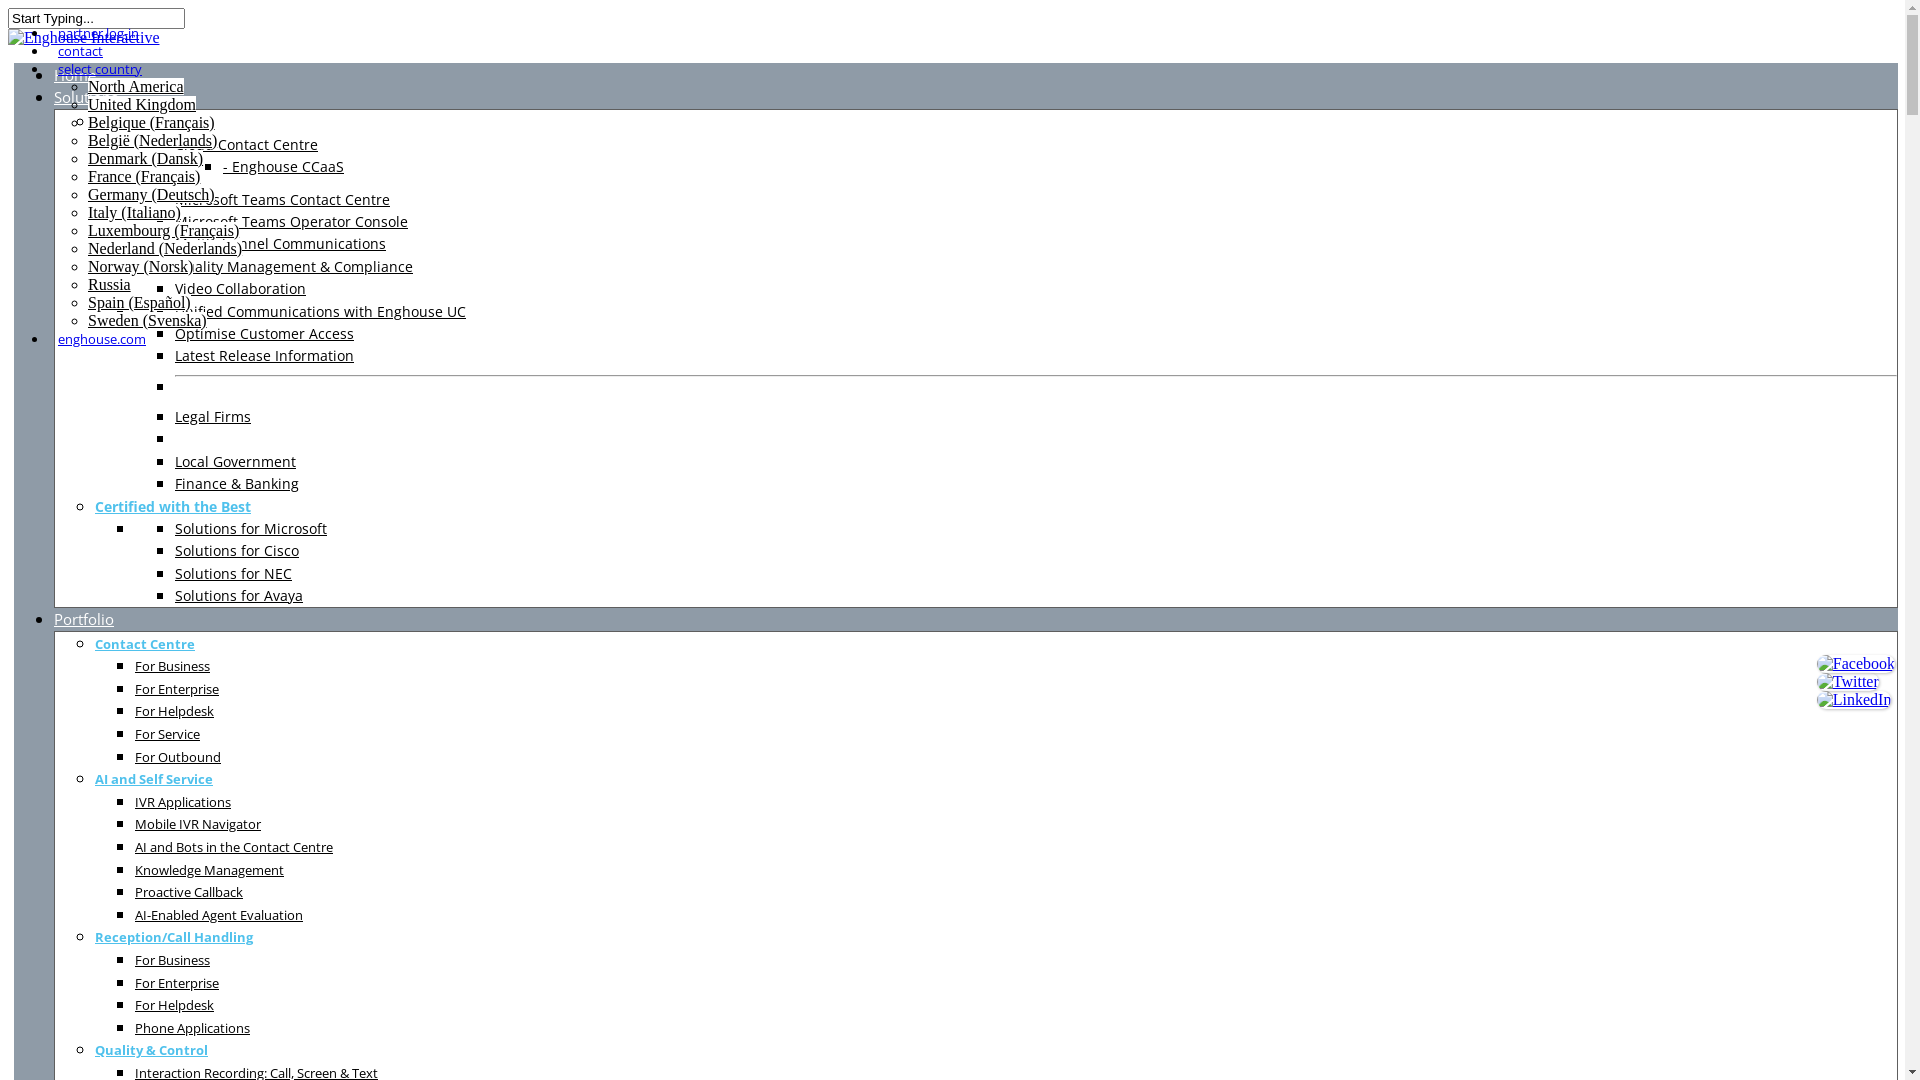 Image resolution: width=1920 pixels, height=1080 pixels. Describe the element at coordinates (281, 199) in the screenshot. I see `'Microsoft Teams Contact Centre'` at that location.